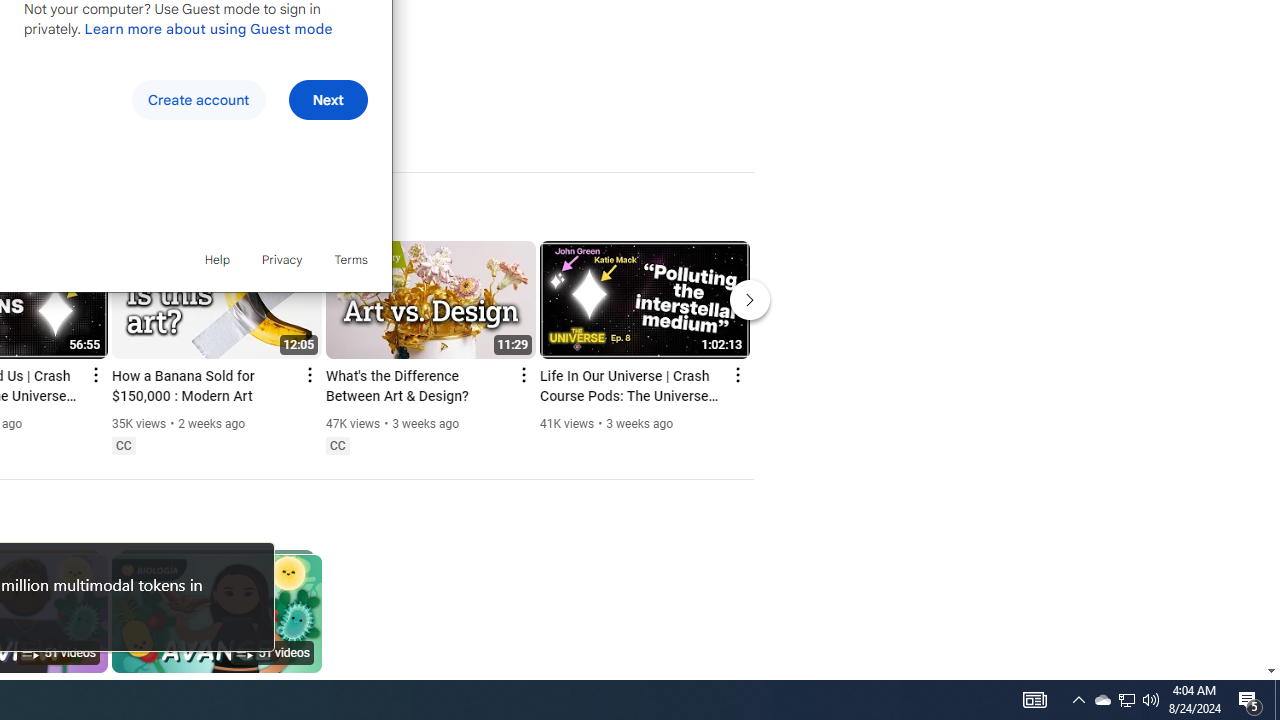  What do you see at coordinates (198, 100) in the screenshot?
I see `'Create account'` at bounding box center [198, 100].